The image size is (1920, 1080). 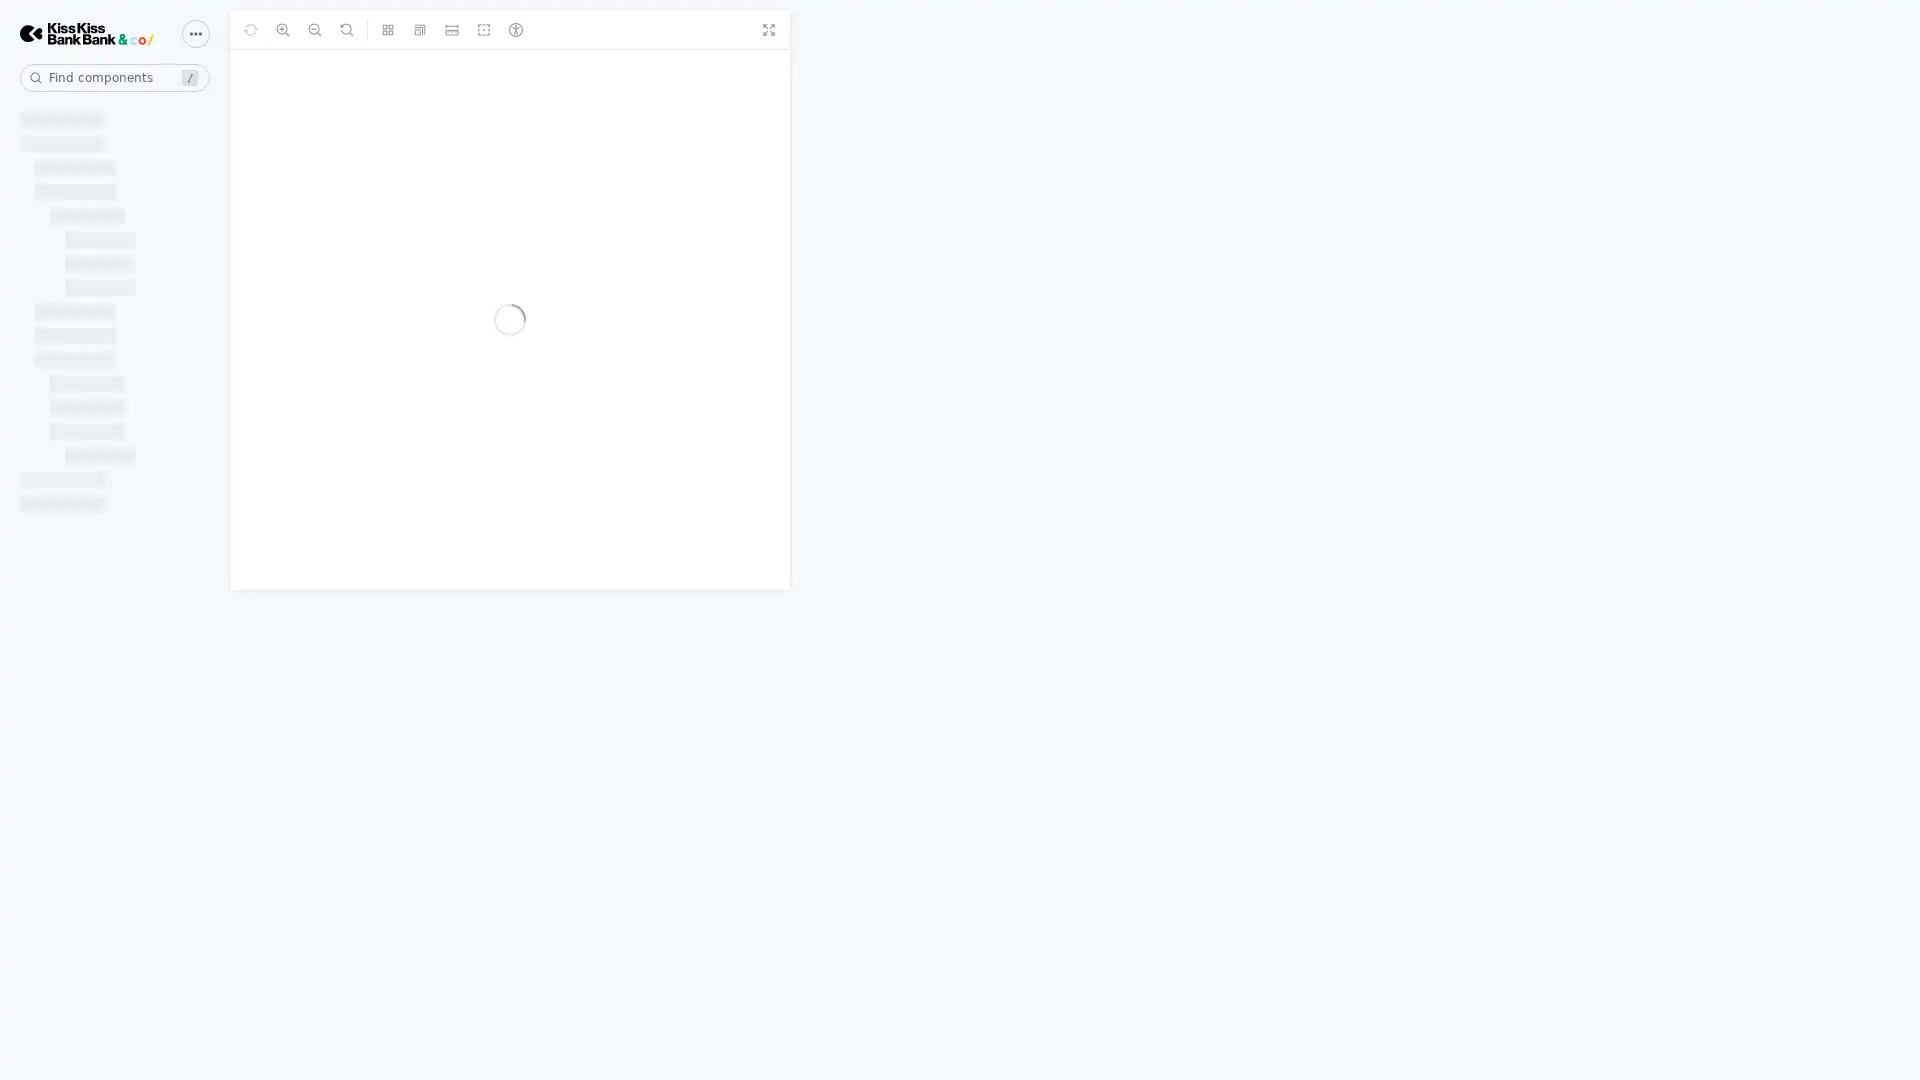 I want to click on Change the background of the preview, so click(x=542, y=30).